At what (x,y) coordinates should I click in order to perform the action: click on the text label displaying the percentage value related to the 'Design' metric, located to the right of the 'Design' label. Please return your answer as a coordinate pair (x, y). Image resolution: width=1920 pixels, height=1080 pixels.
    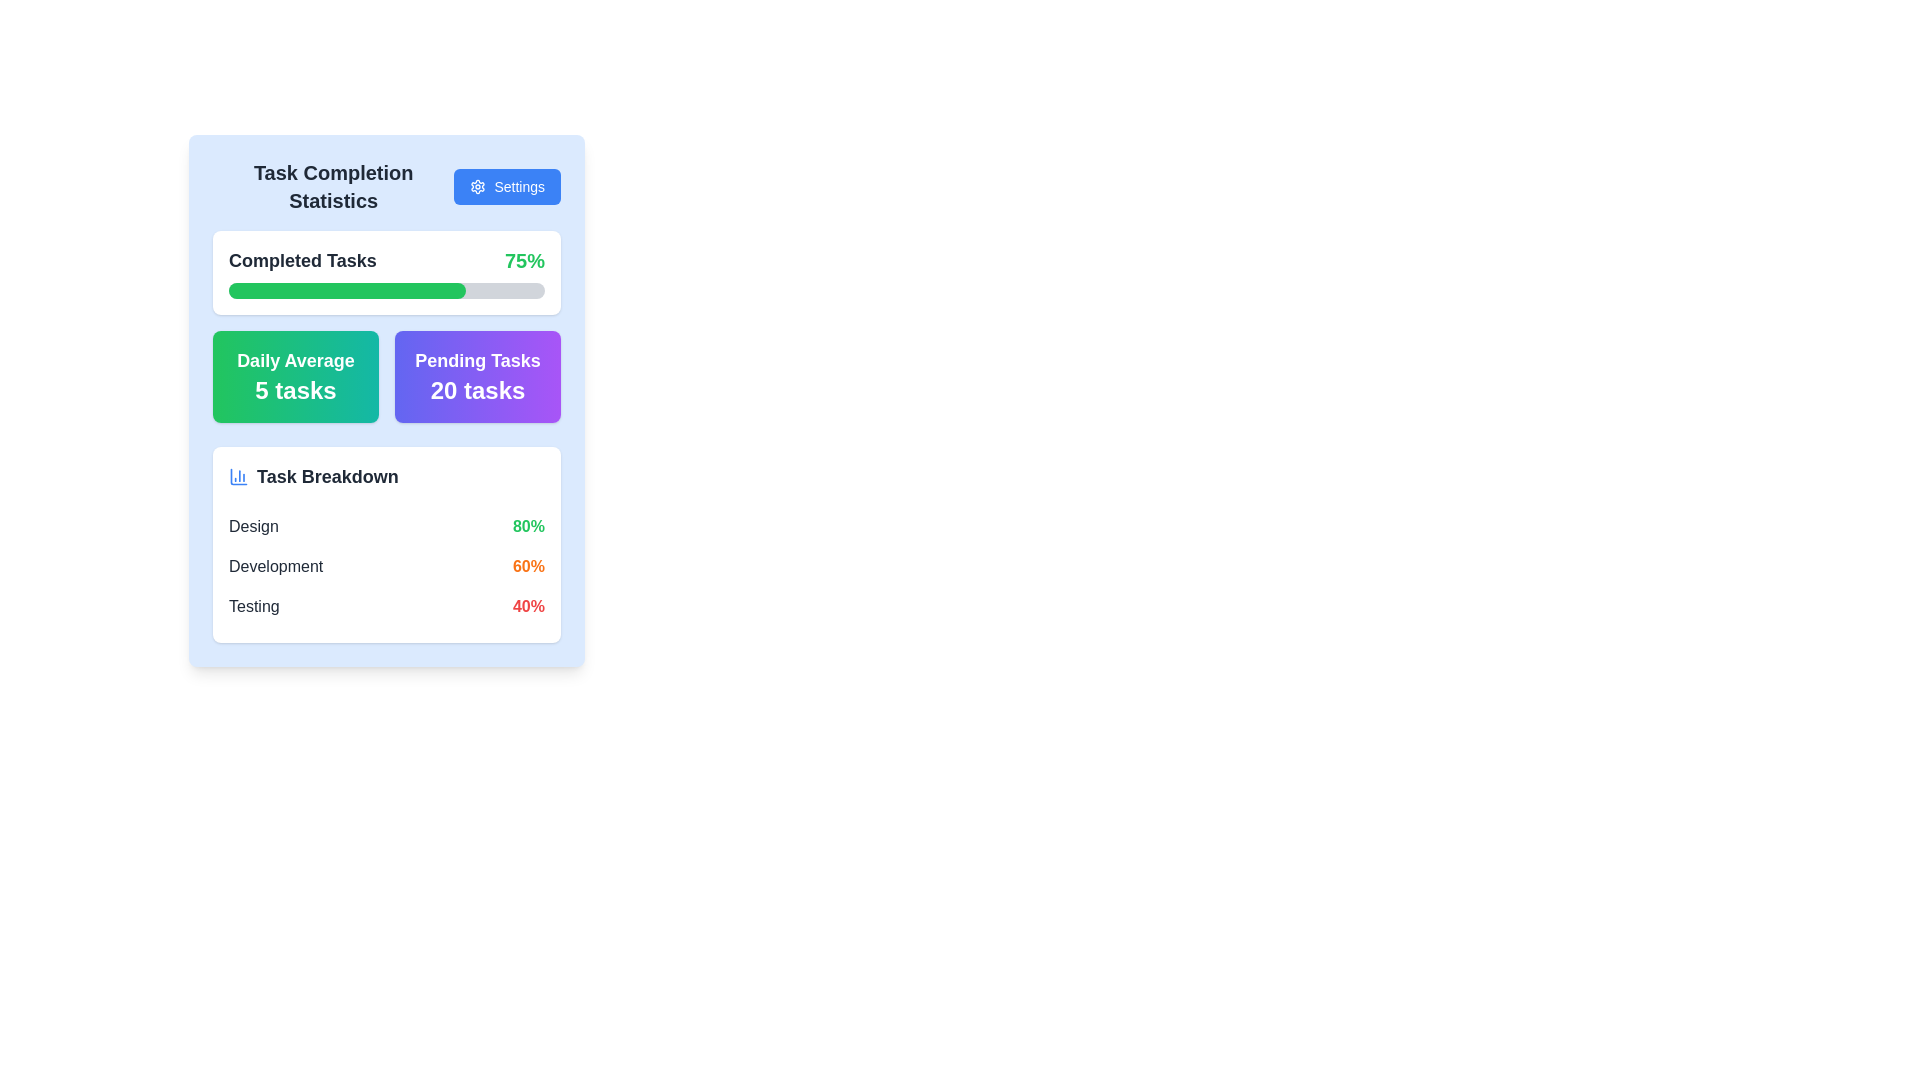
    Looking at the image, I should click on (528, 526).